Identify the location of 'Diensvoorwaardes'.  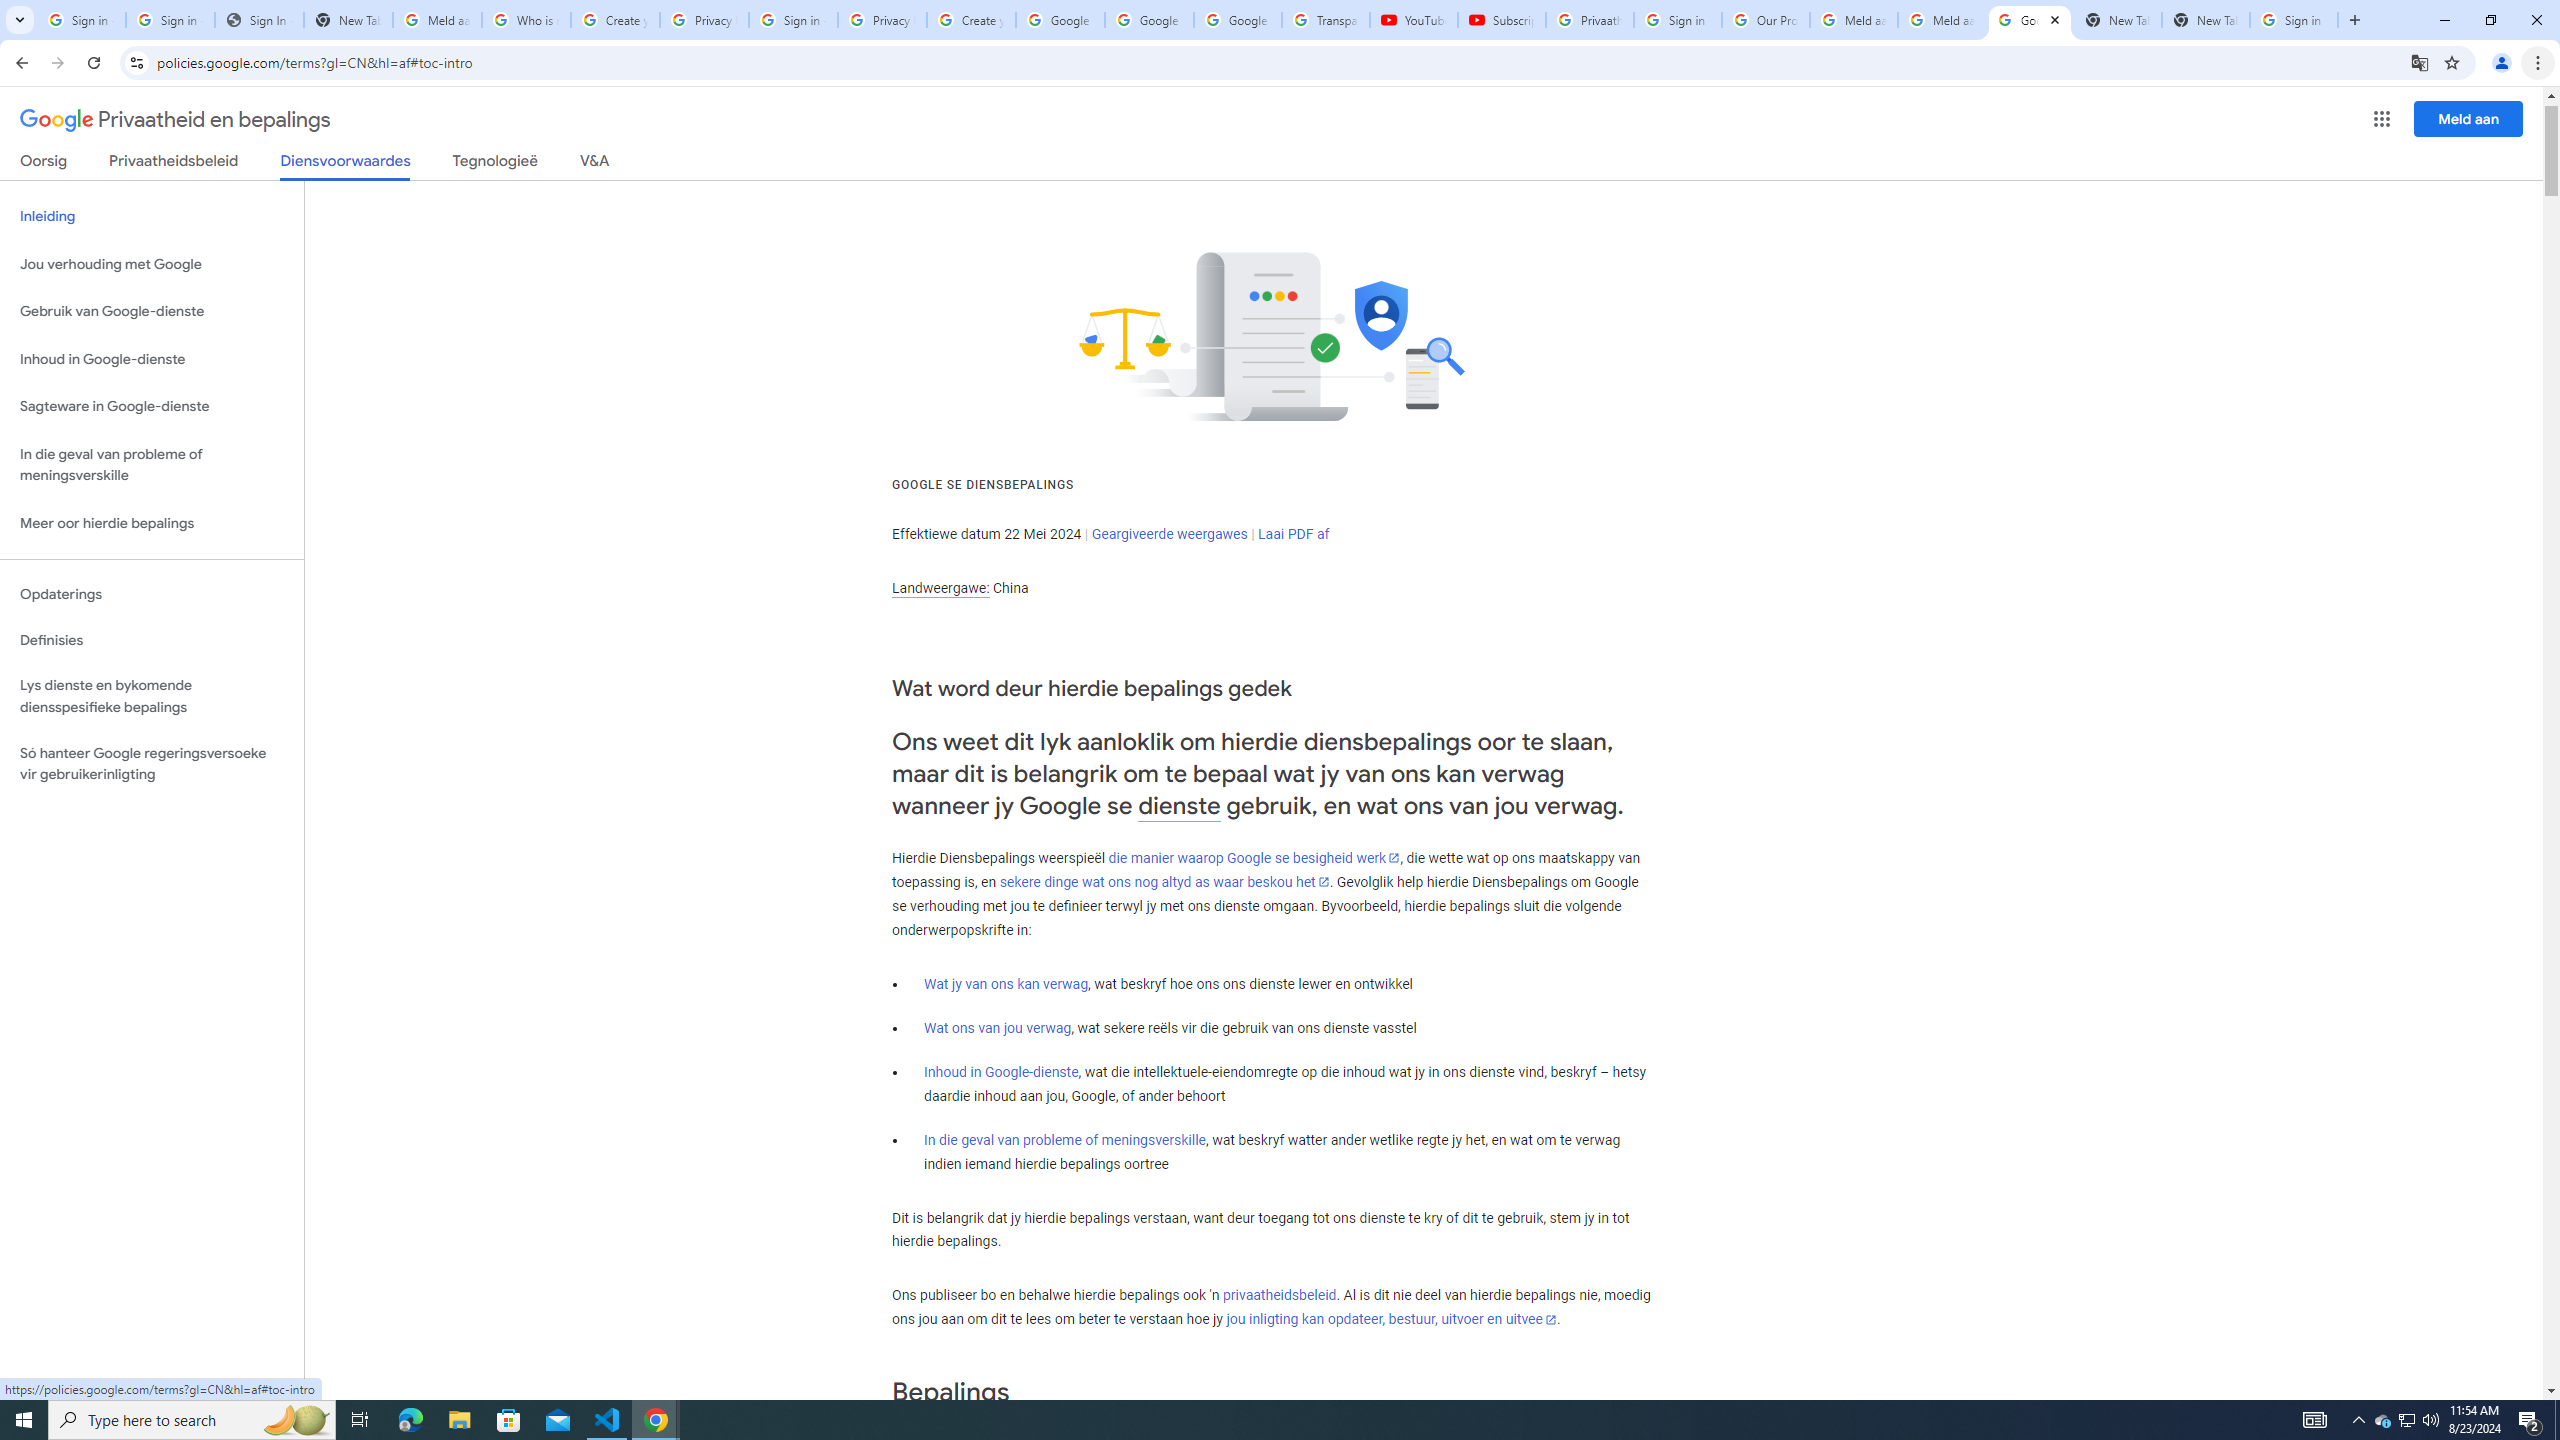
(345, 165).